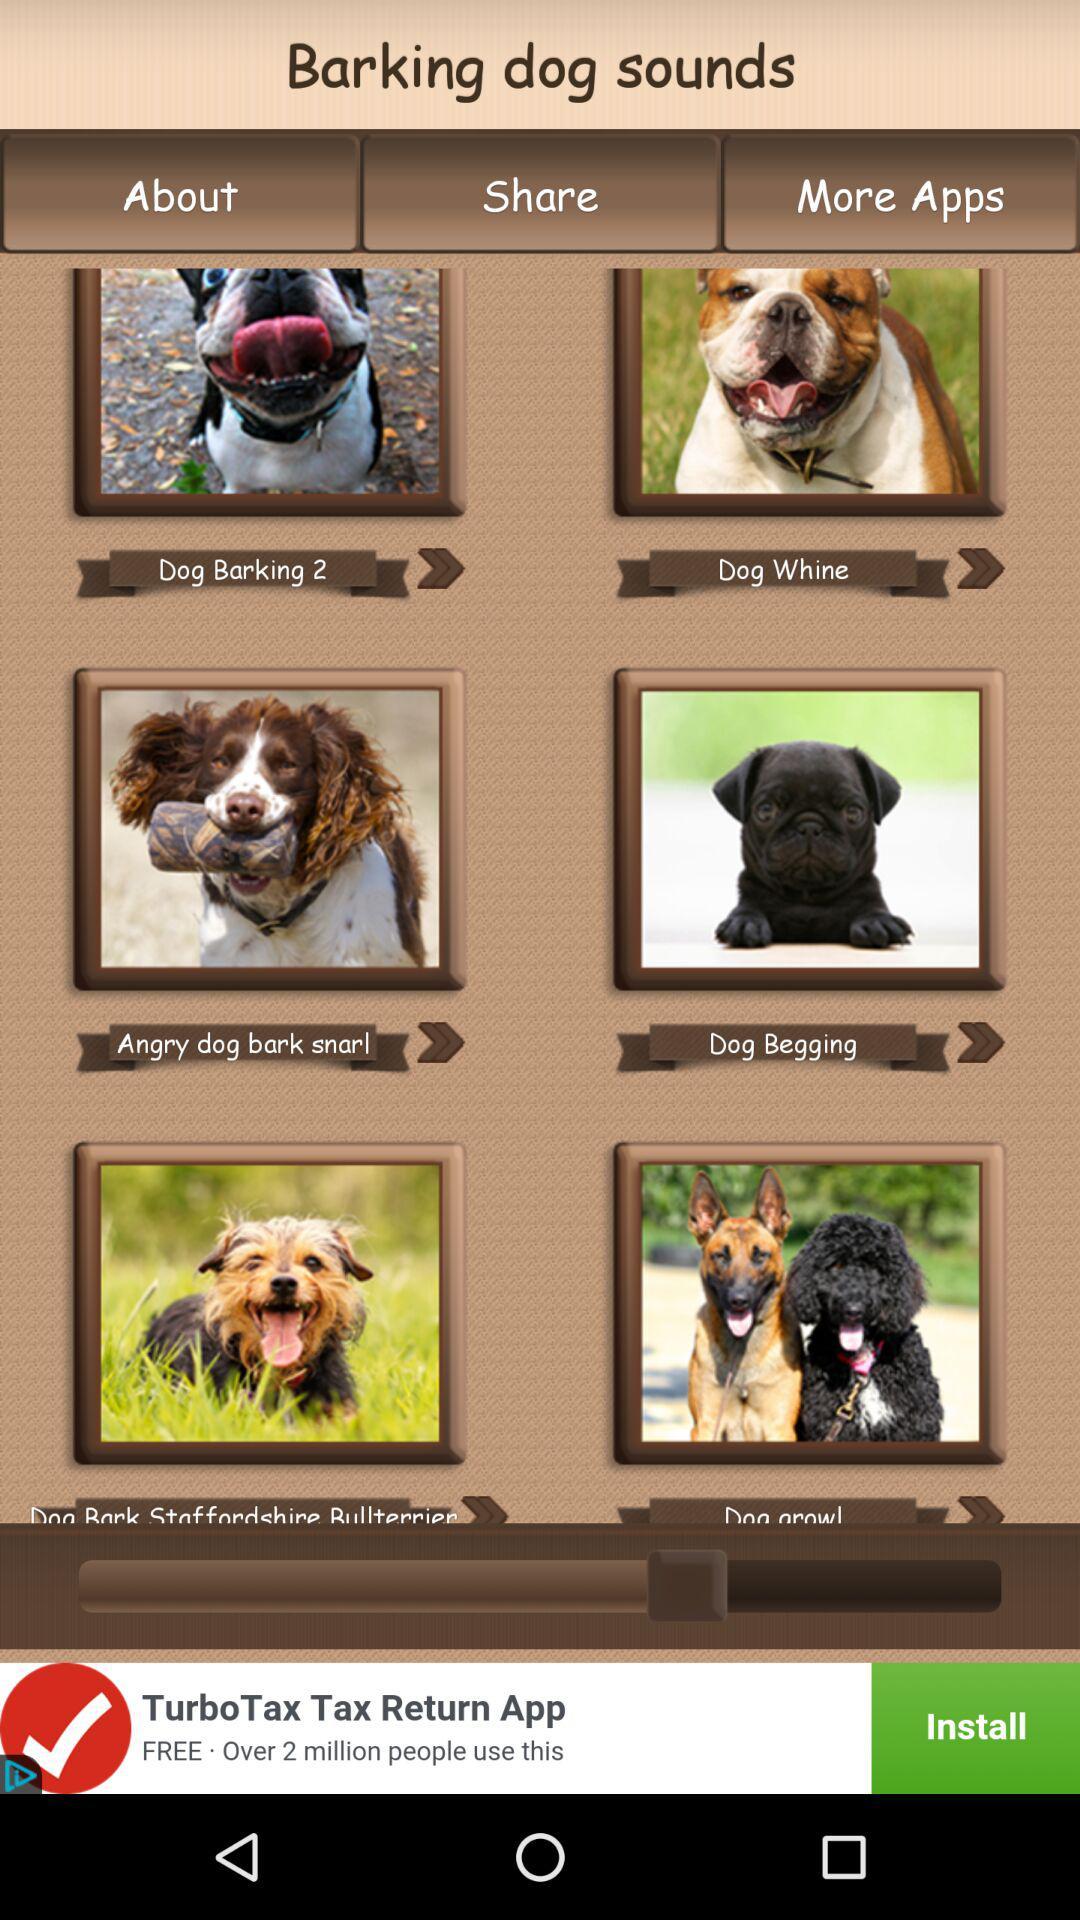  Describe the element at coordinates (900, 194) in the screenshot. I see `the more apps button` at that location.